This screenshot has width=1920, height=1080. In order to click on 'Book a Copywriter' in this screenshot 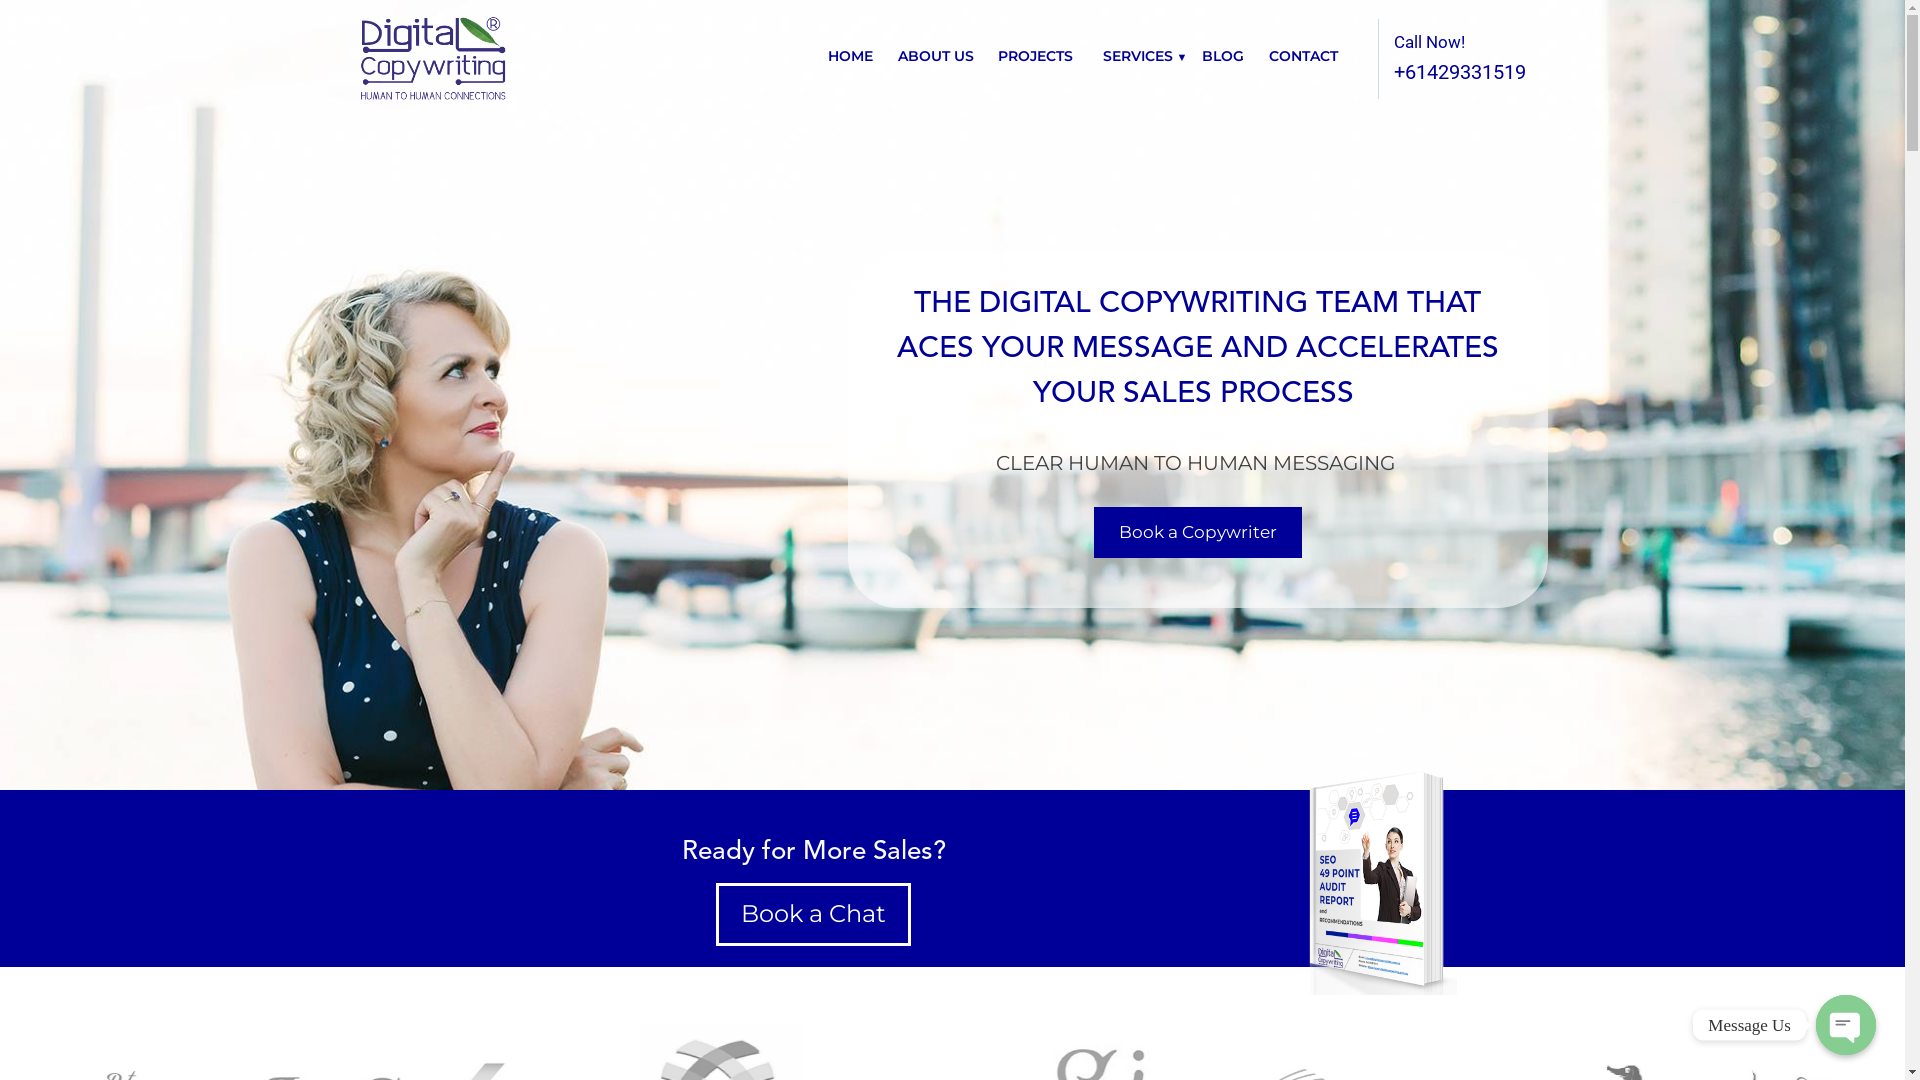, I will do `click(1093, 531)`.